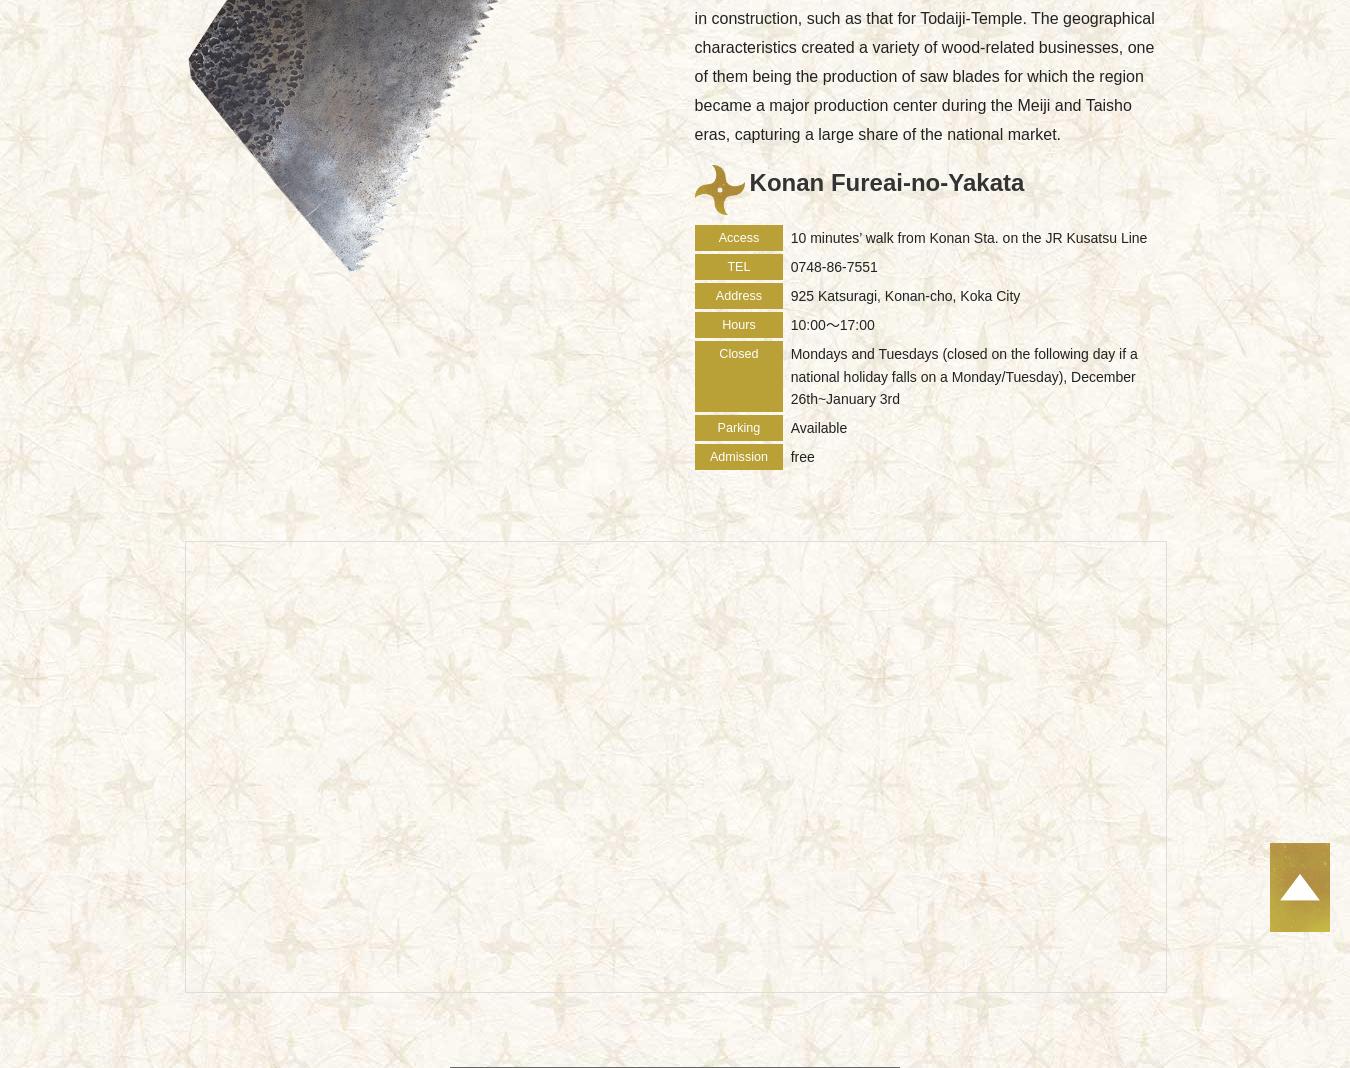  What do you see at coordinates (725, 267) in the screenshot?
I see `'TEL'` at bounding box center [725, 267].